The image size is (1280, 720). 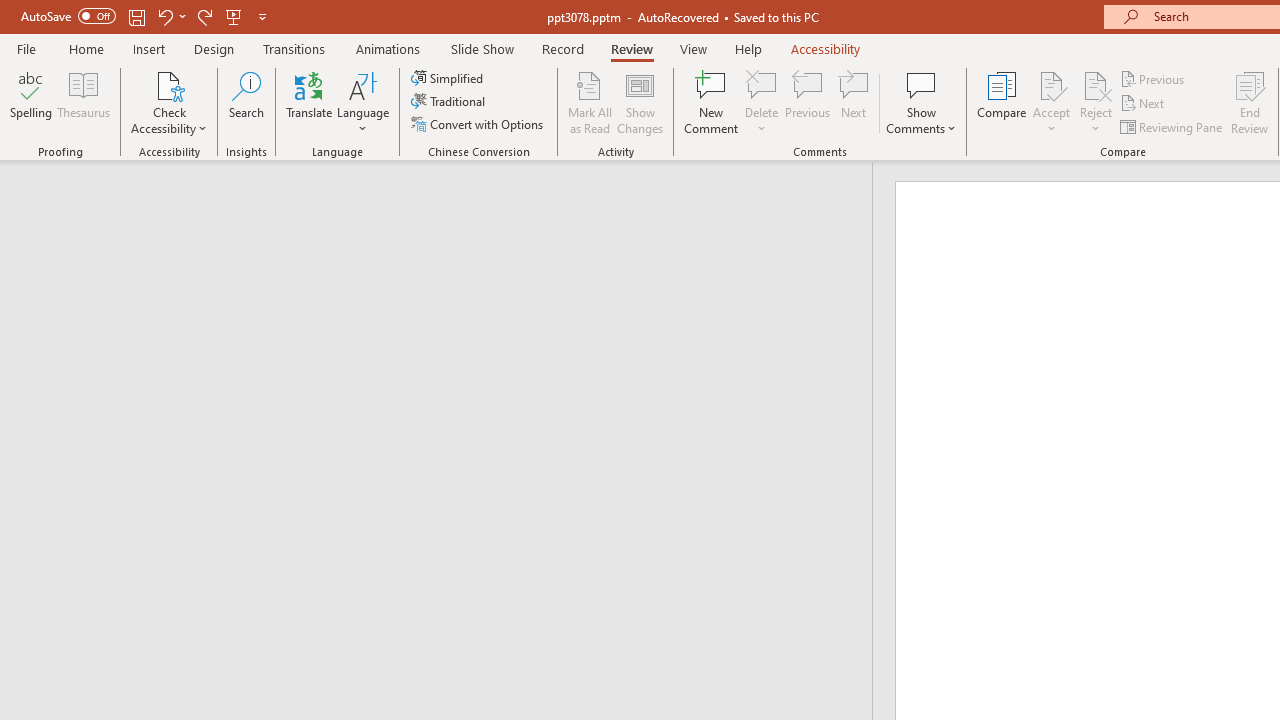 I want to click on 'Mark All as Read', so click(x=589, y=103).